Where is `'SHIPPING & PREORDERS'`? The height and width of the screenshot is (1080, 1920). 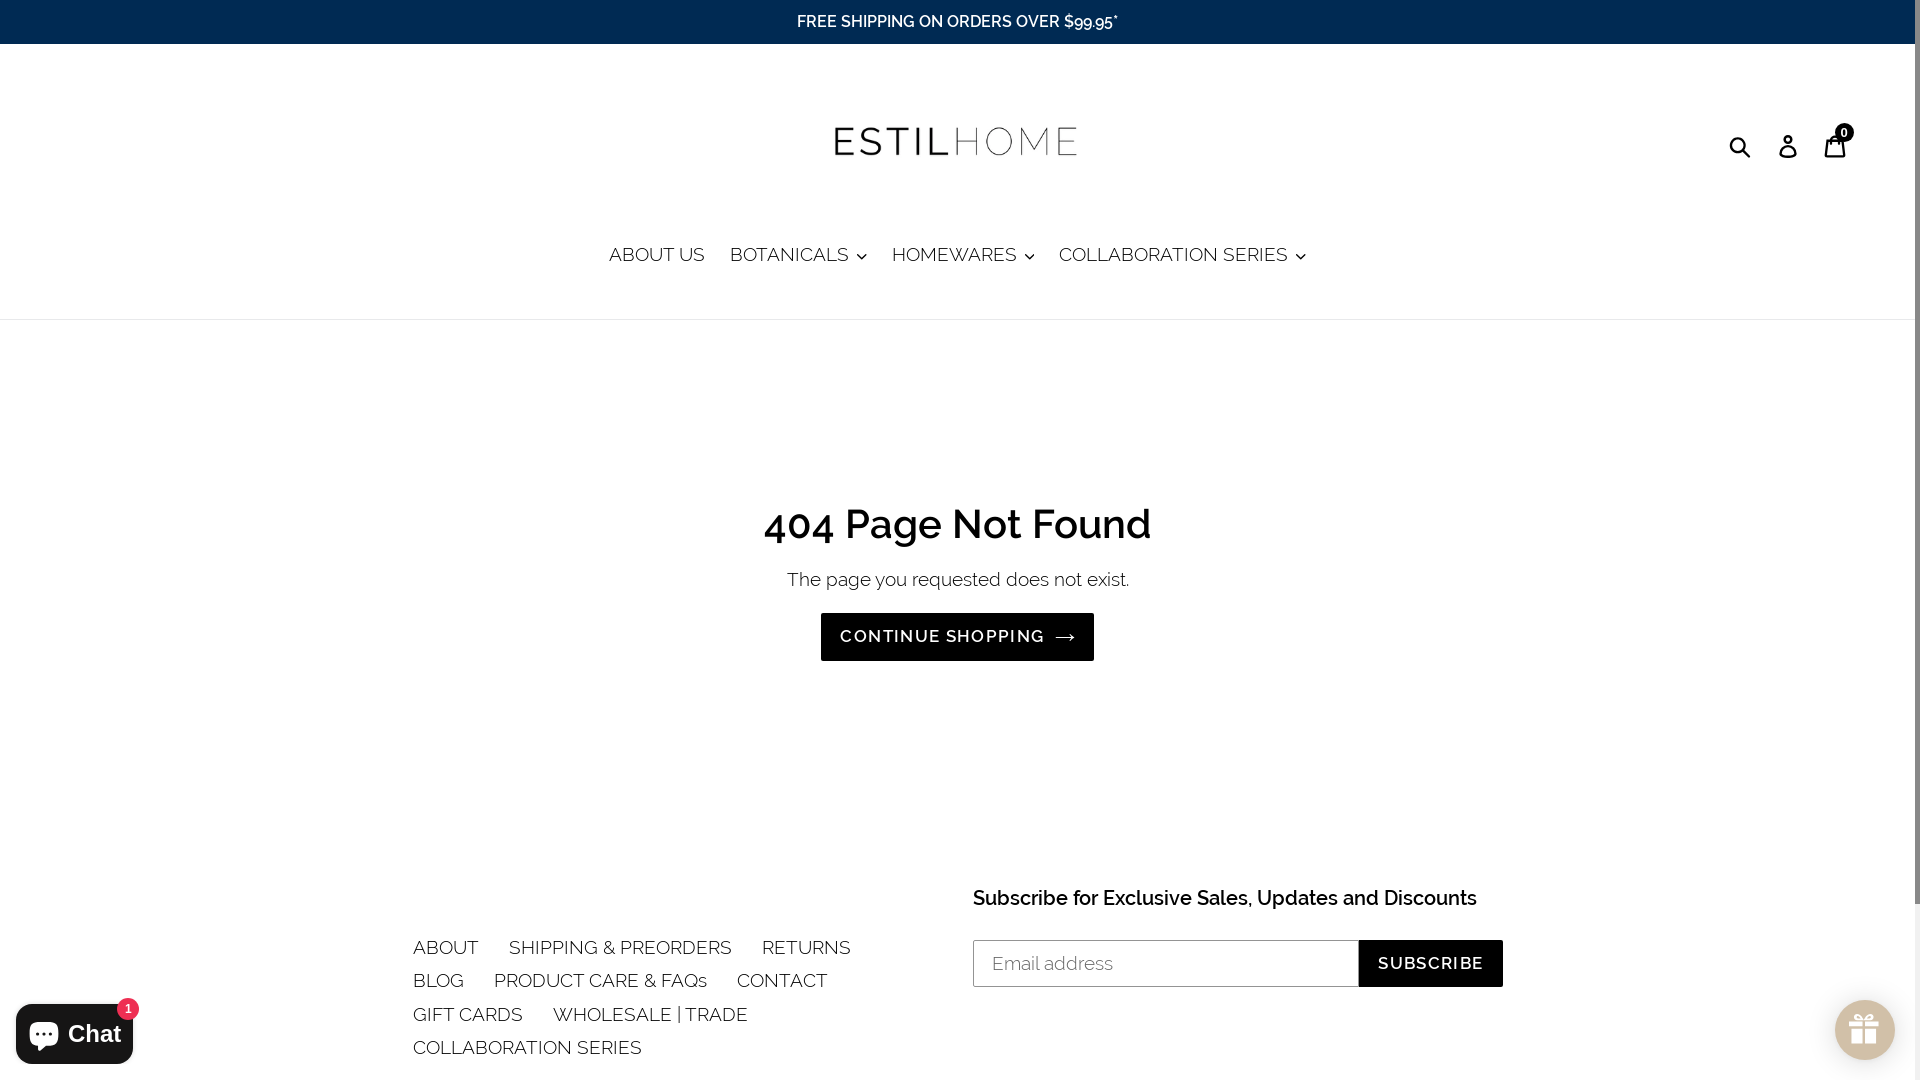 'SHIPPING & PREORDERS' is located at coordinates (618, 946).